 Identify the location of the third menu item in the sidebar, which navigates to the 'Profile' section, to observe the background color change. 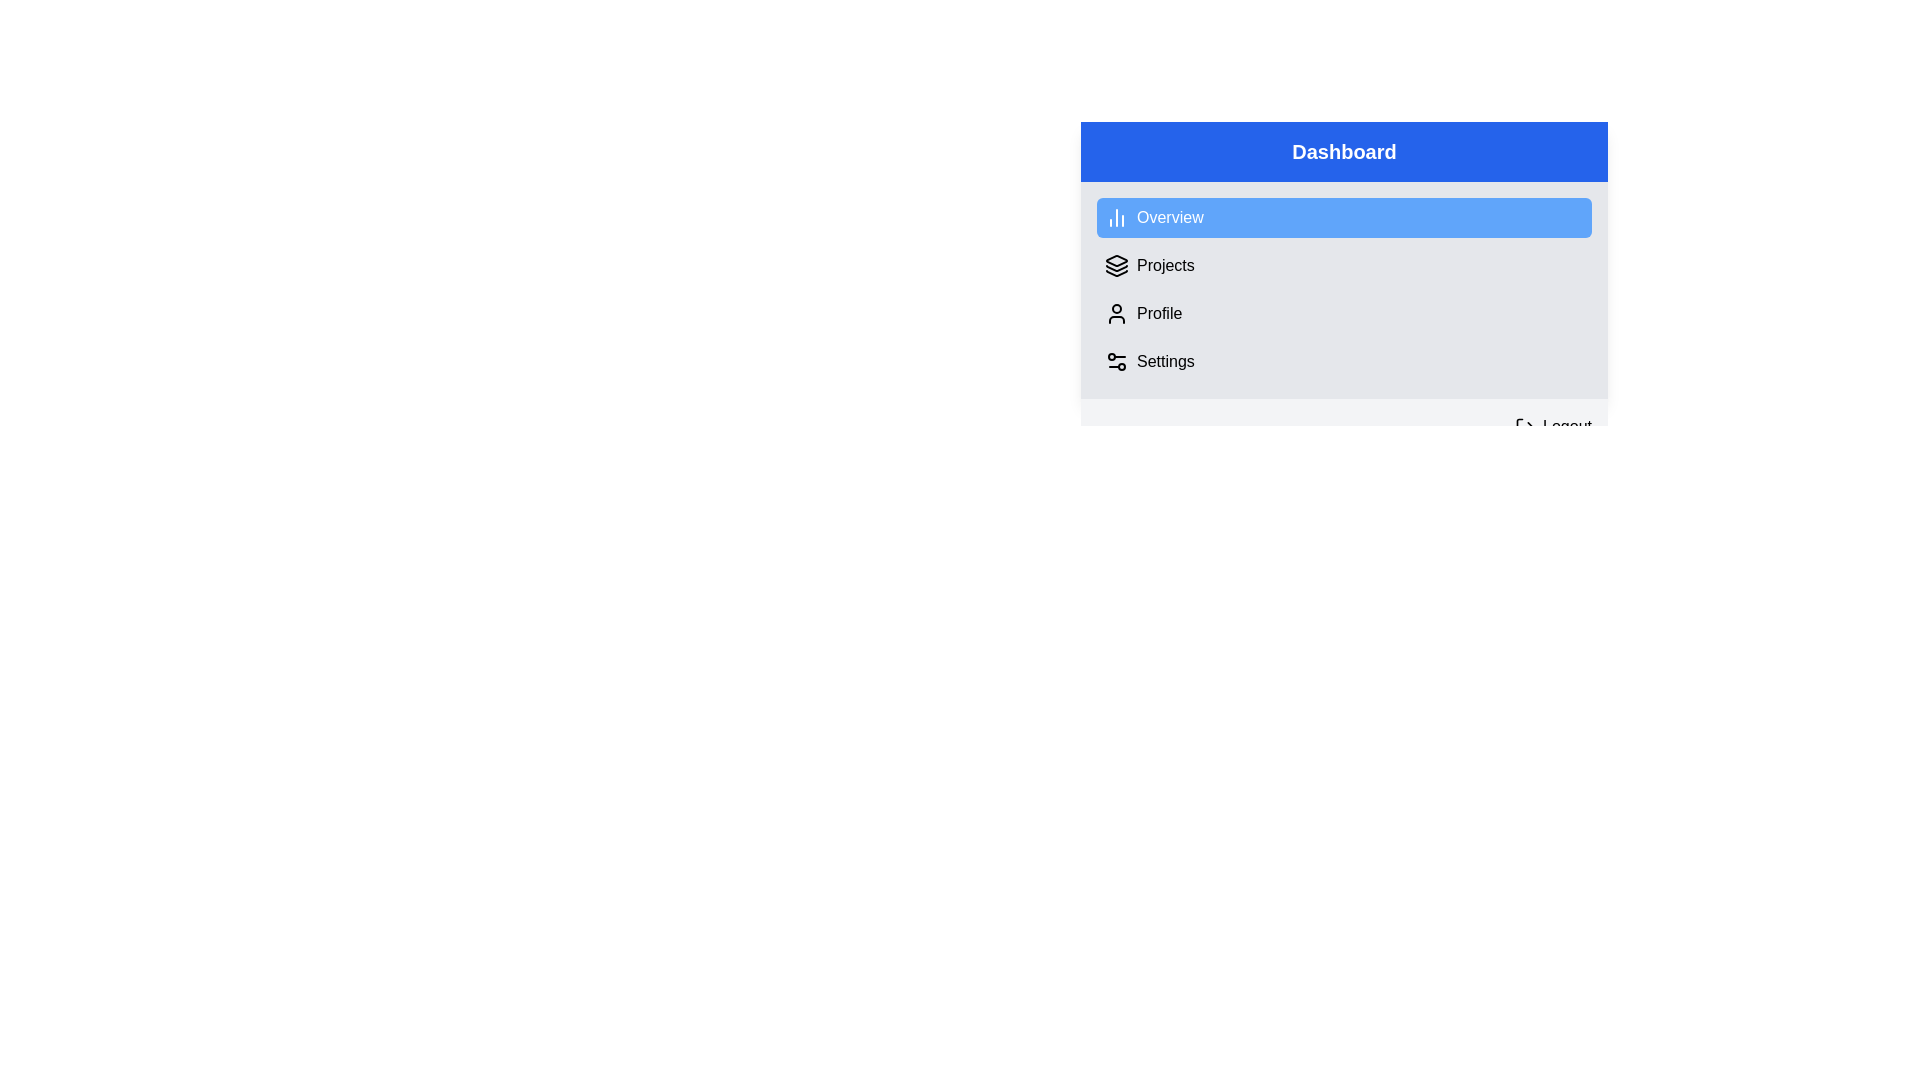
(1344, 313).